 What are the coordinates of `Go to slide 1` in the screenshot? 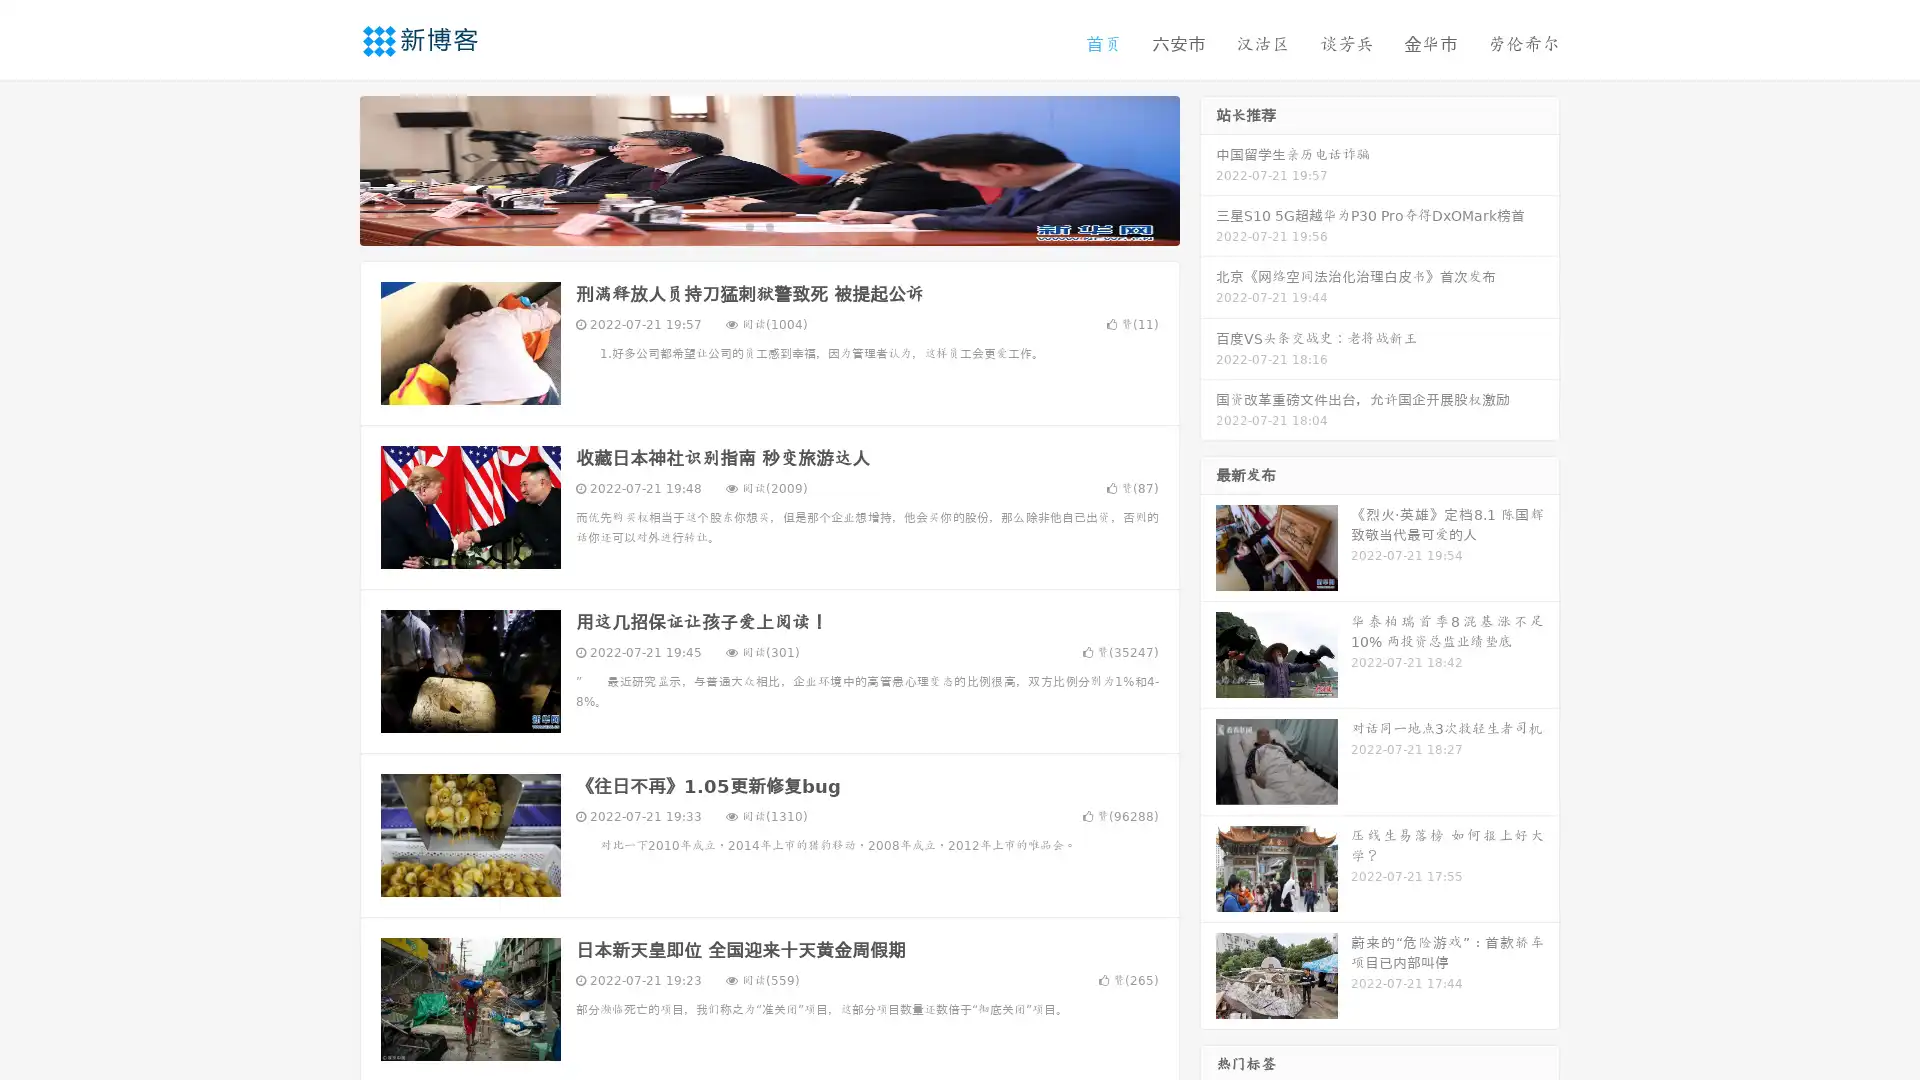 It's located at (748, 225).